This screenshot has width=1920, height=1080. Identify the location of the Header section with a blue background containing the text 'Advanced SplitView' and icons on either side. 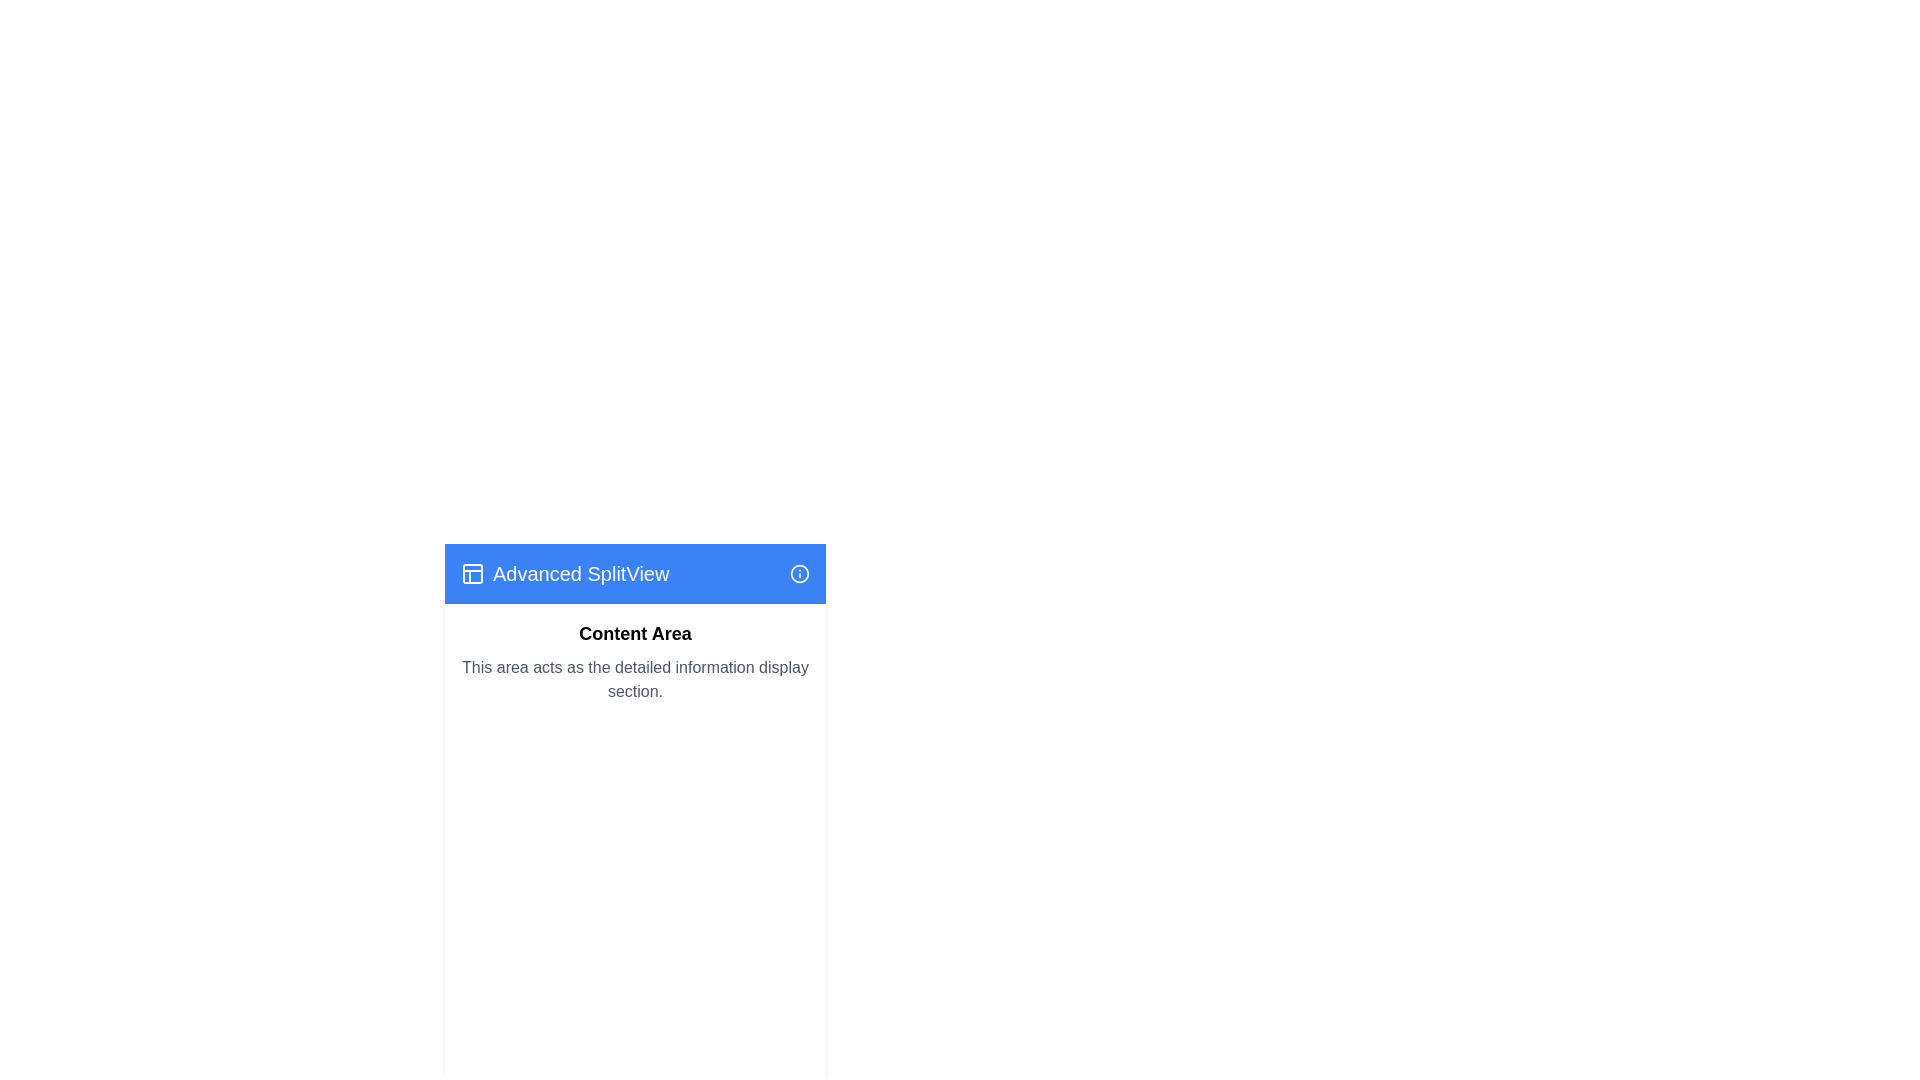
(634, 574).